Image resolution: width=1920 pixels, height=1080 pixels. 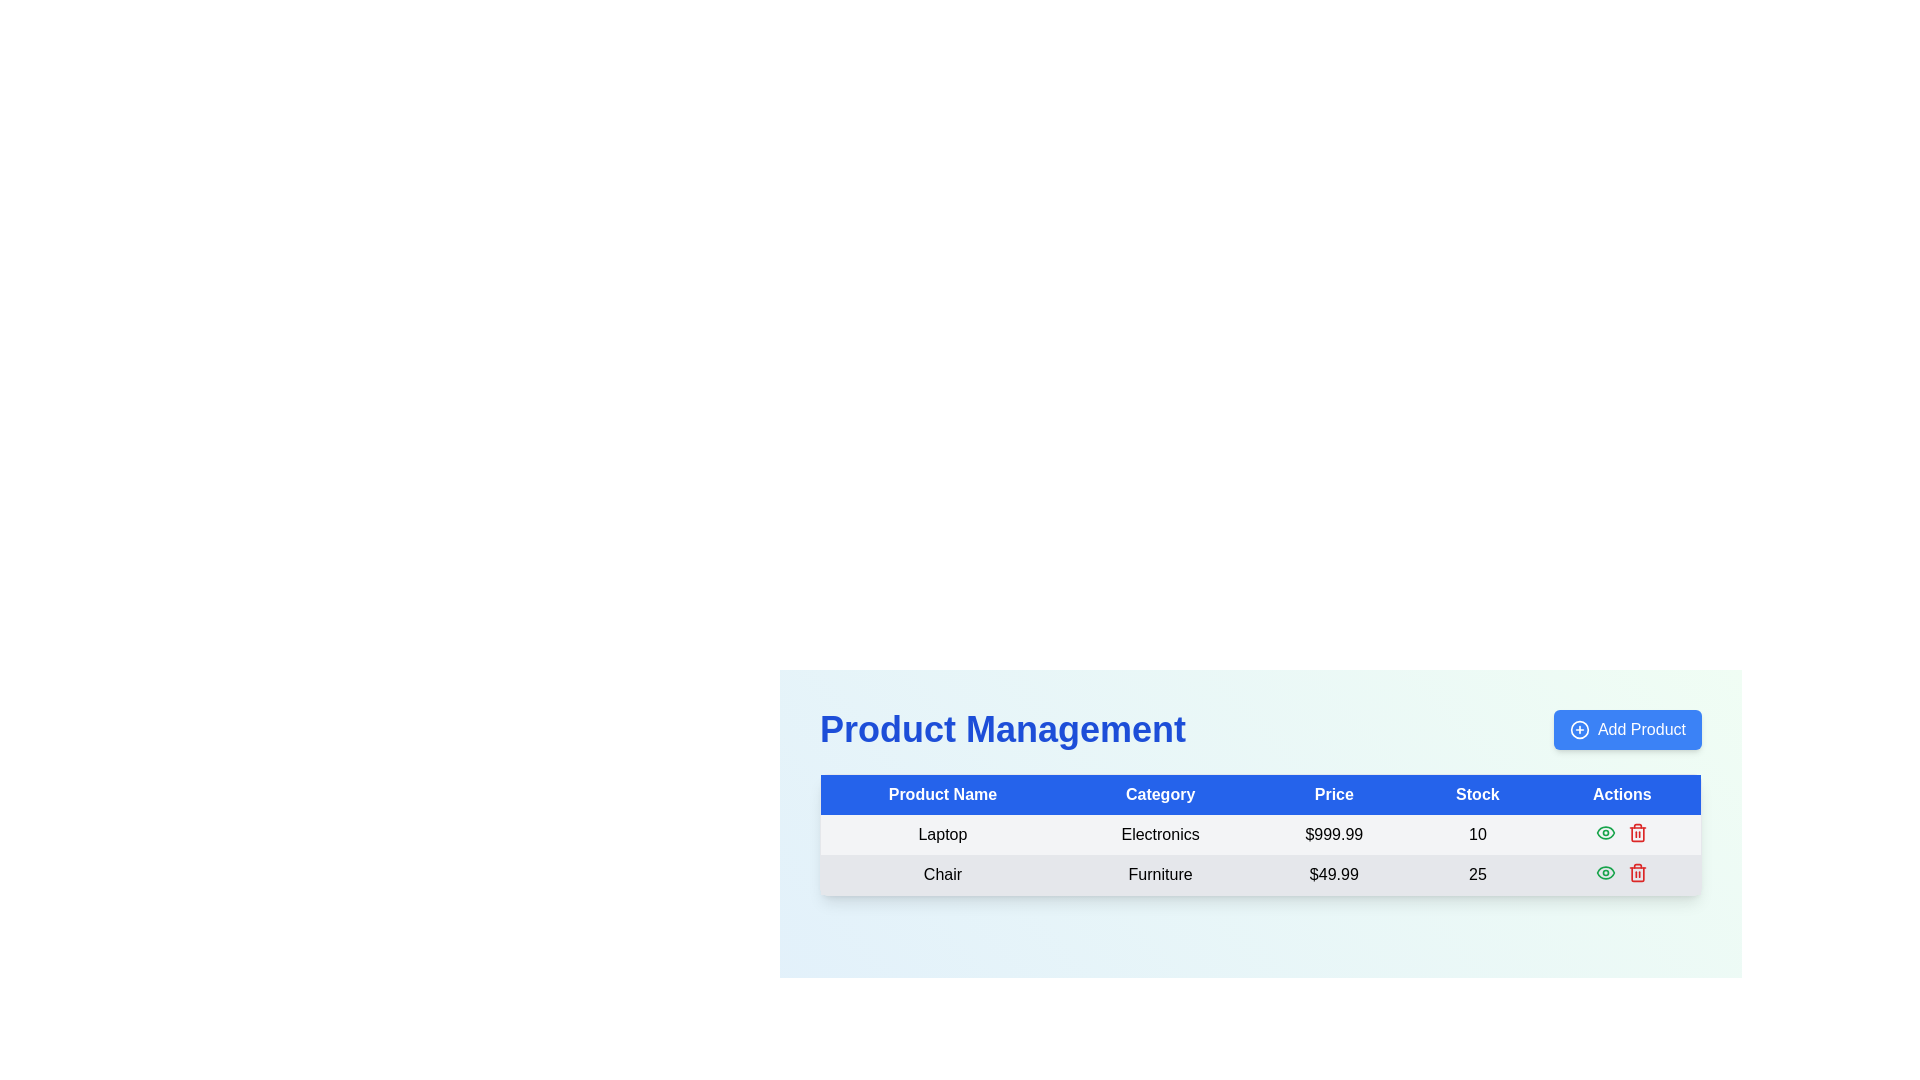 What do you see at coordinates (1477, 834) in the screenshot?
I see `the static text element representing the stock quantity for 'Laptop' located in the 'Stock' column of the first row in the 'Product Management' section` at bounding box center [1477, 834].